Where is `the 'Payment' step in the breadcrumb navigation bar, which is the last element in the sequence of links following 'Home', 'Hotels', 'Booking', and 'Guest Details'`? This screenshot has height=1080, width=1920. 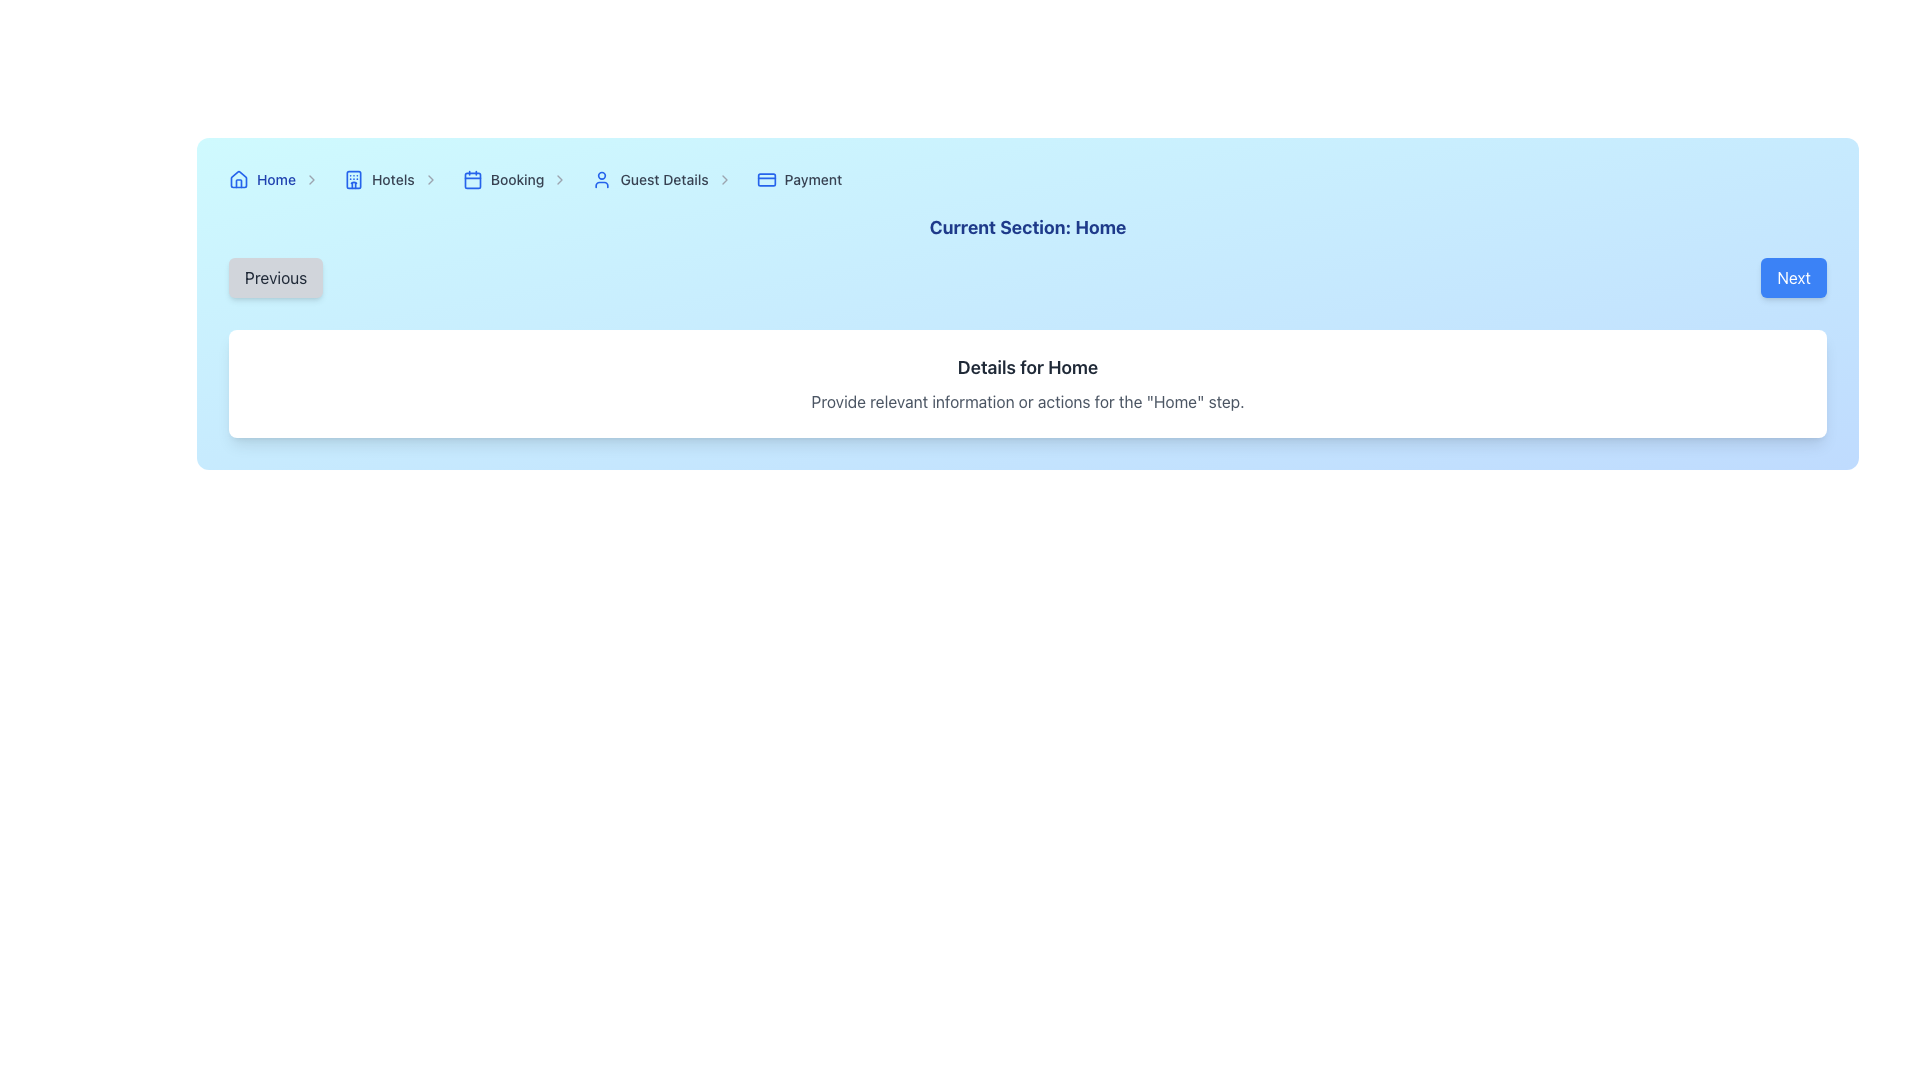 the 'Payment' step in the breadcrumb navigation bar, which is the last element in the sequence of links following 'Home', 'Hotels', 'Booking', and 'Guest Details' is located at coordinates (798, 180).